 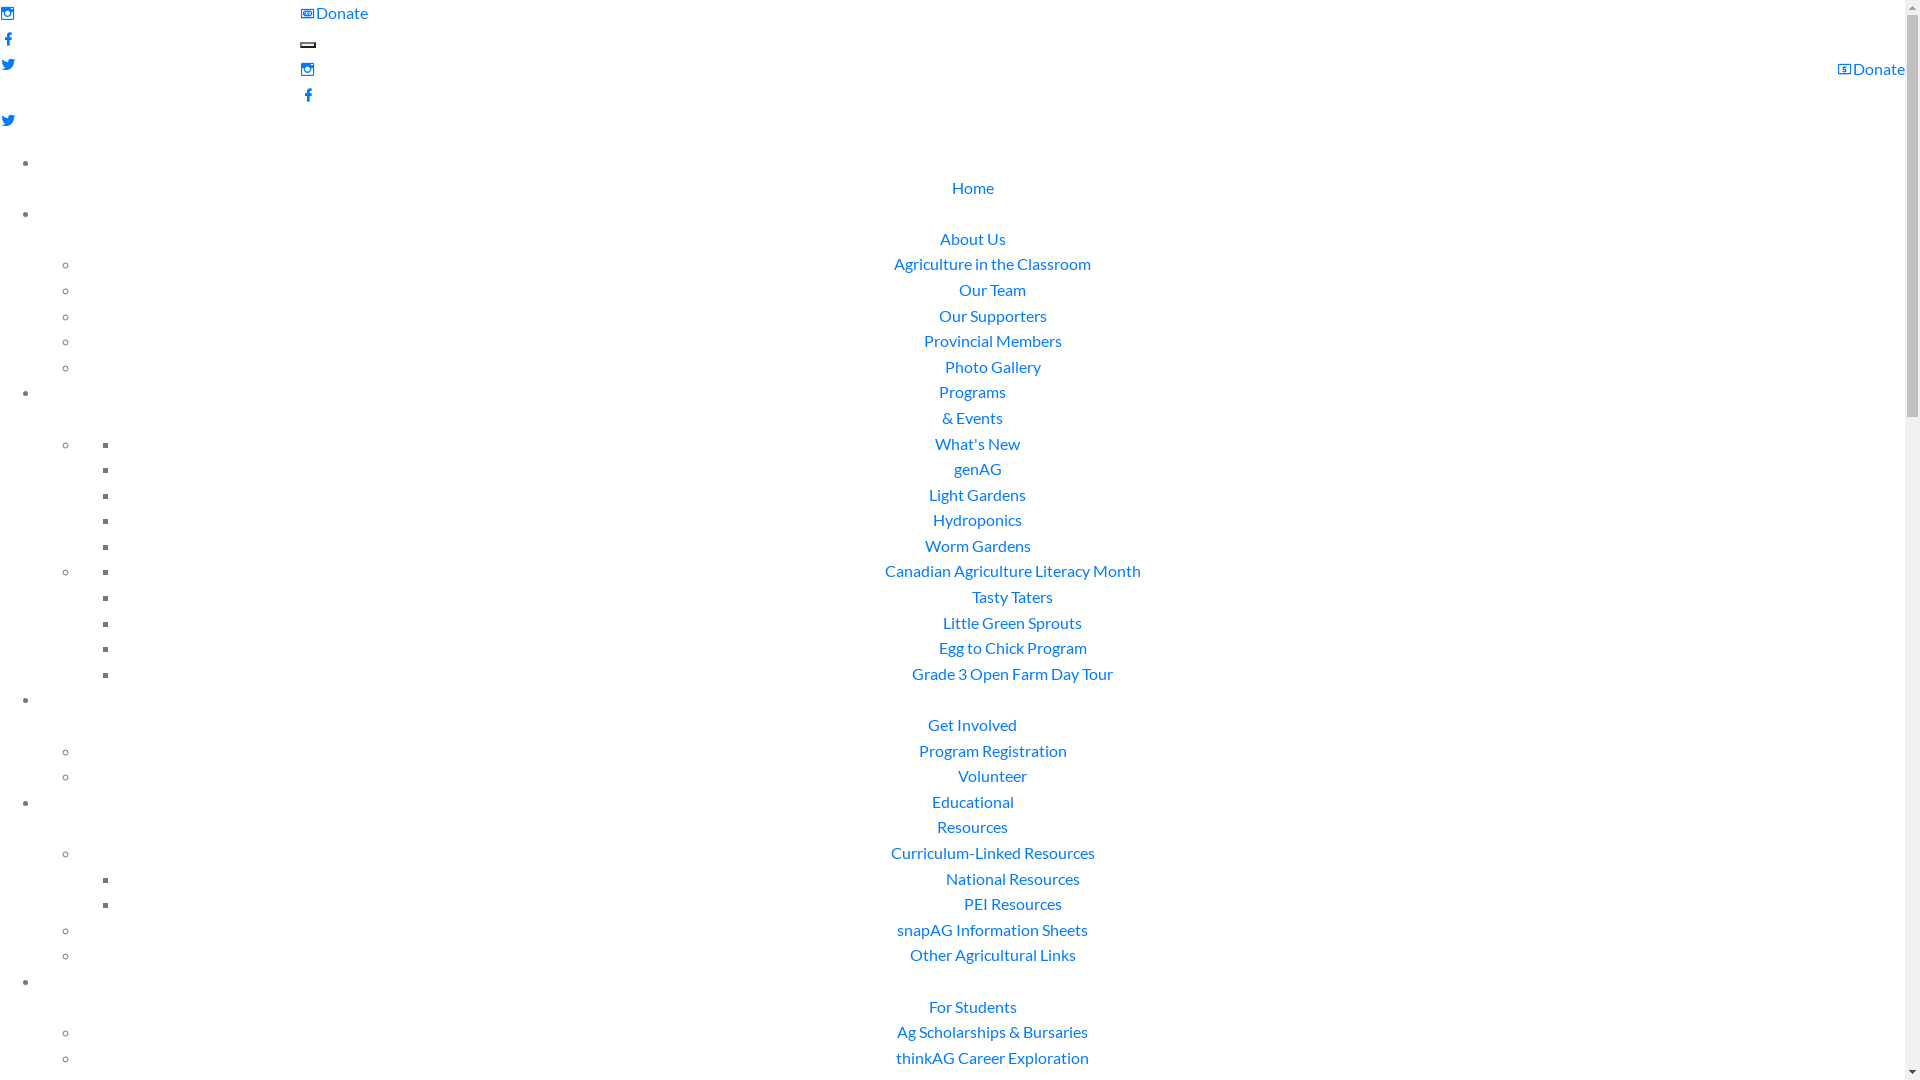 I want to click on 'Donate', so click(x=334, y=12).